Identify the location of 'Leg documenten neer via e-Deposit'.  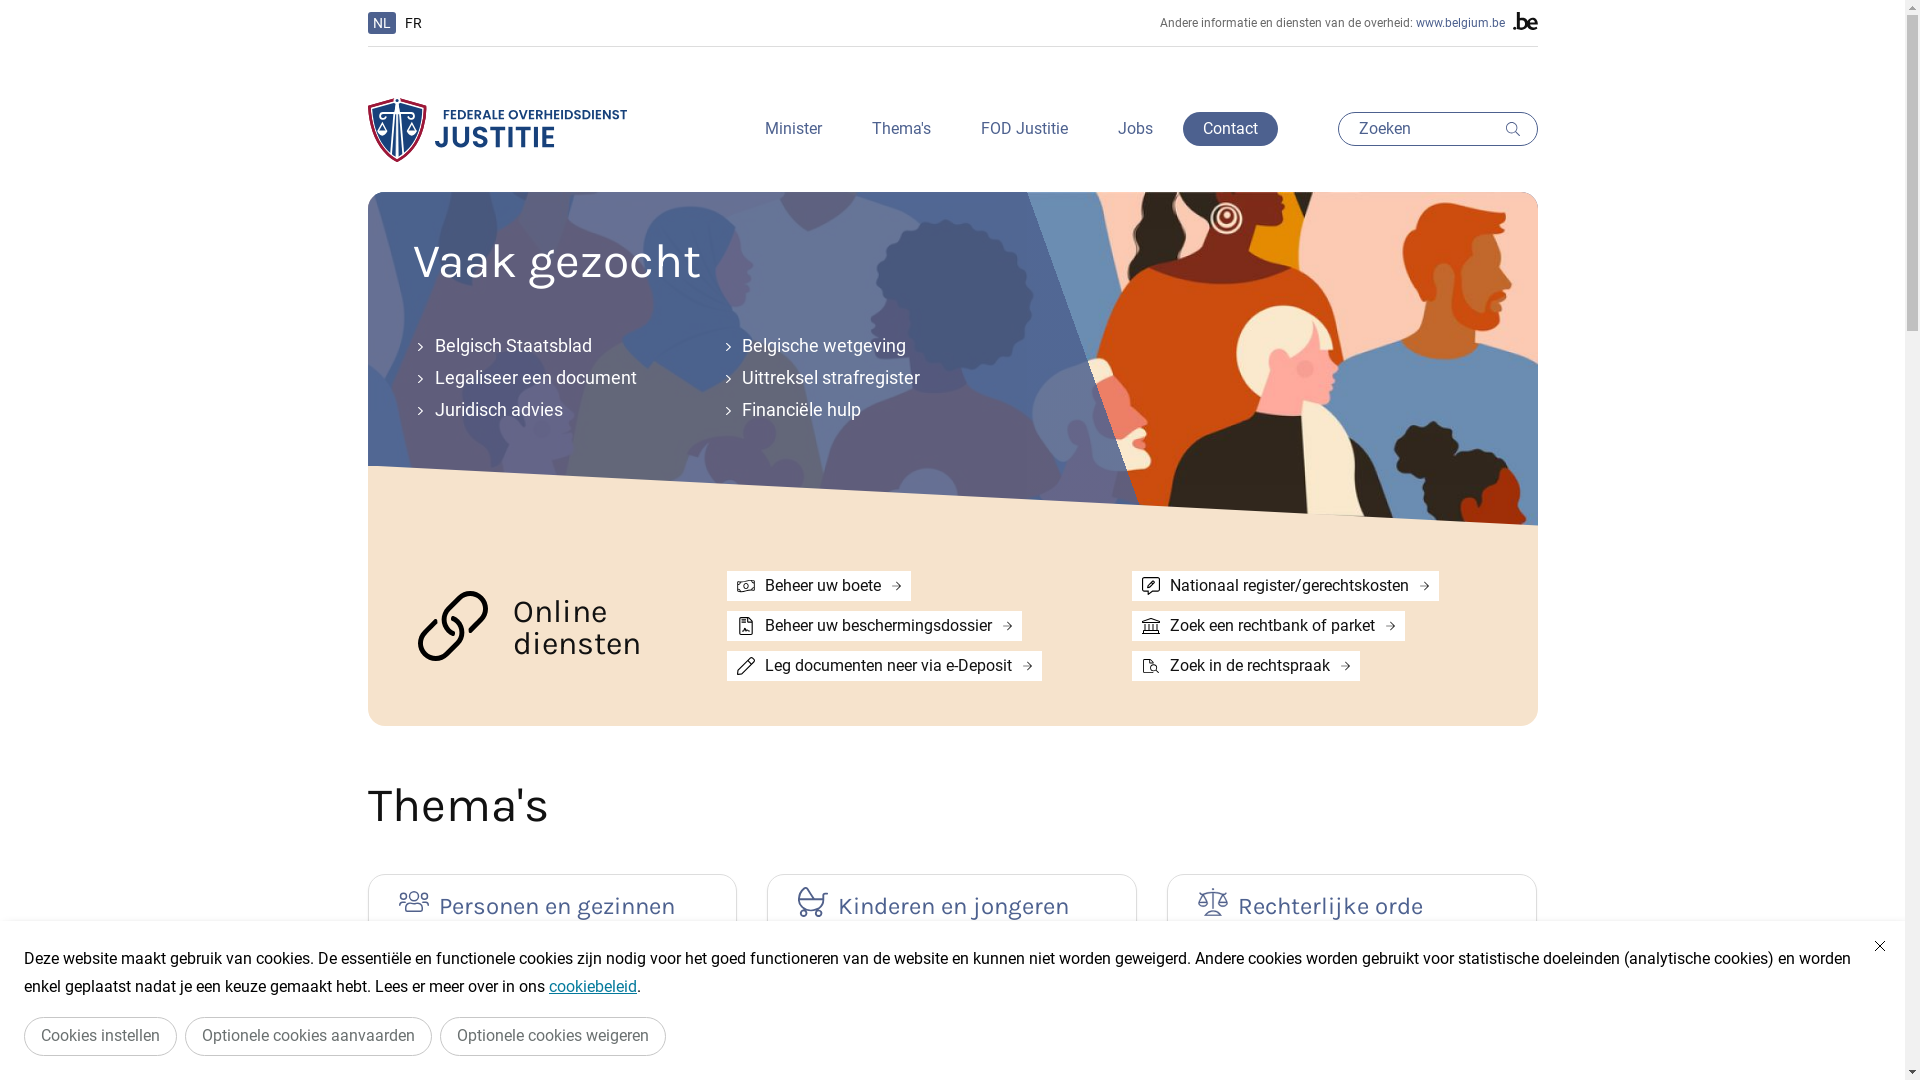
(883, 666).